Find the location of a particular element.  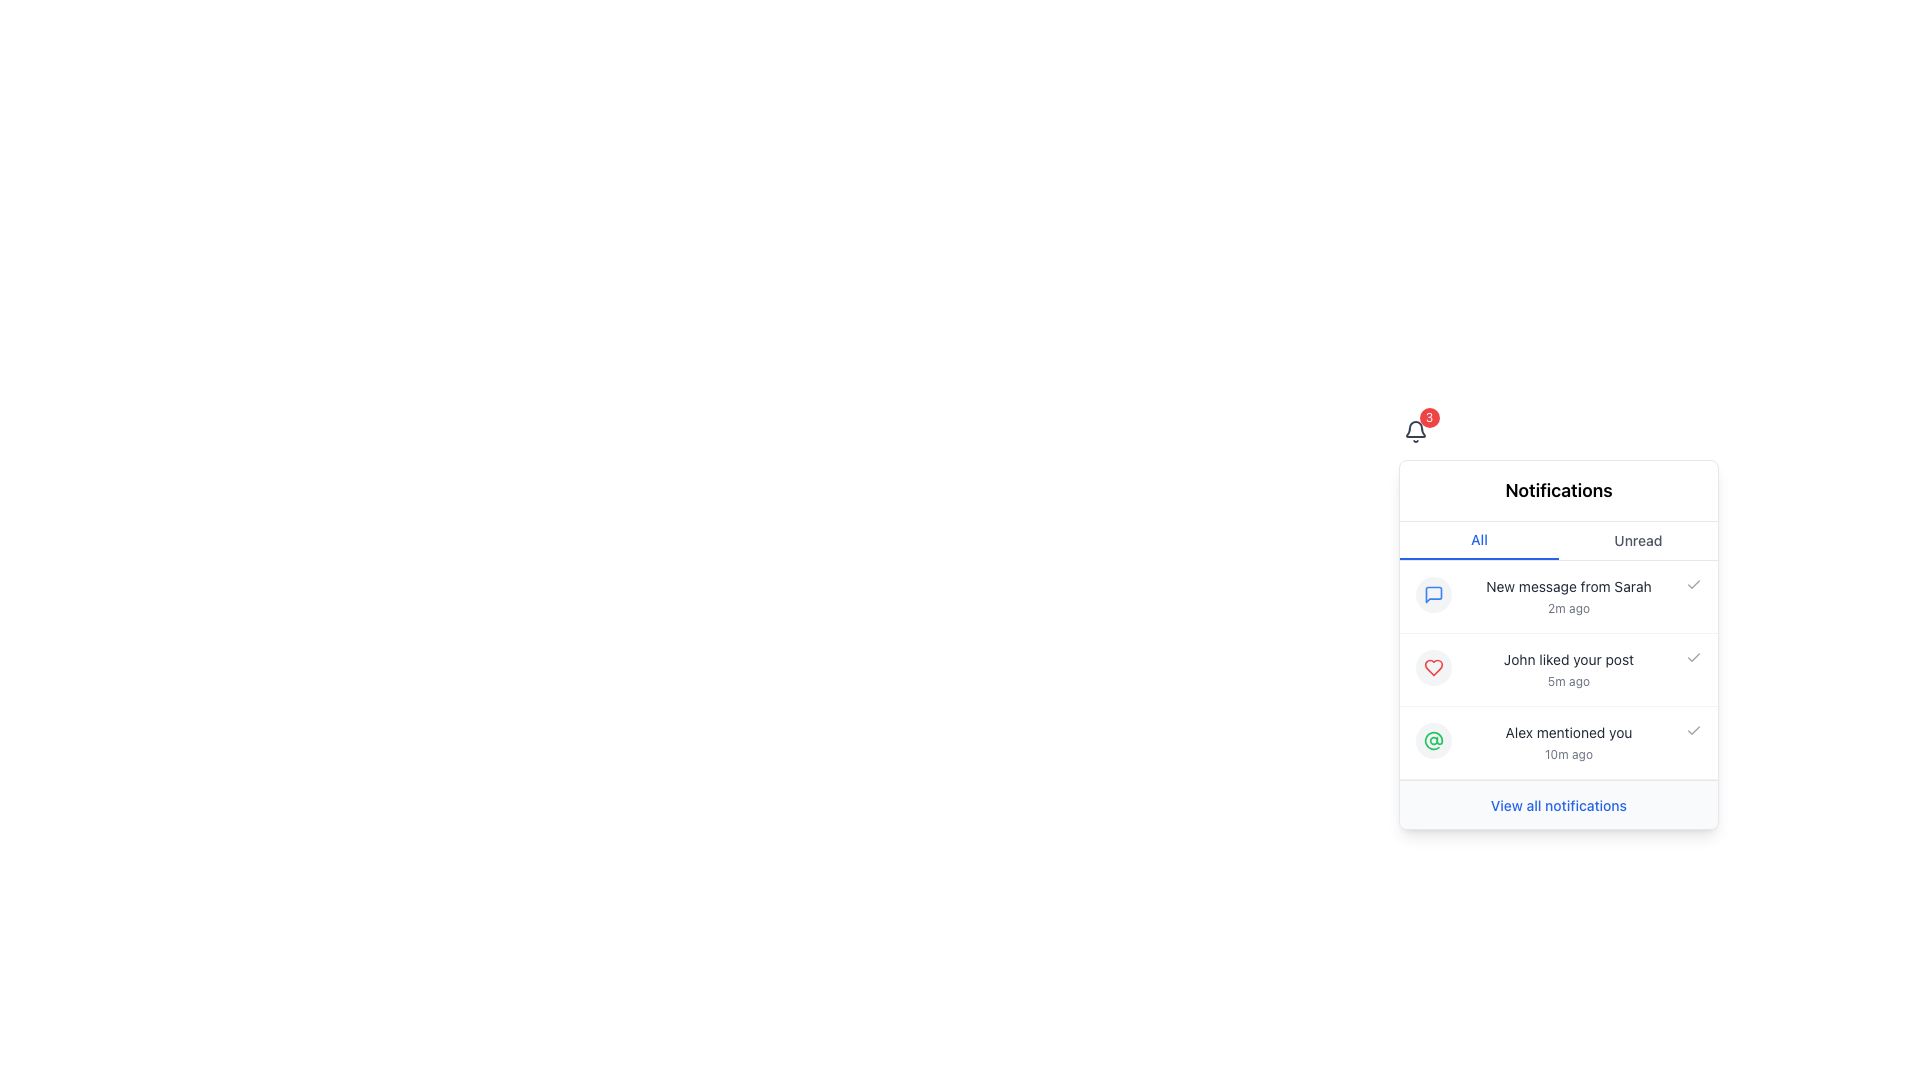

the 'All' tab in the notifications dropdown menu to switch is located at coordinates (1558, 540).